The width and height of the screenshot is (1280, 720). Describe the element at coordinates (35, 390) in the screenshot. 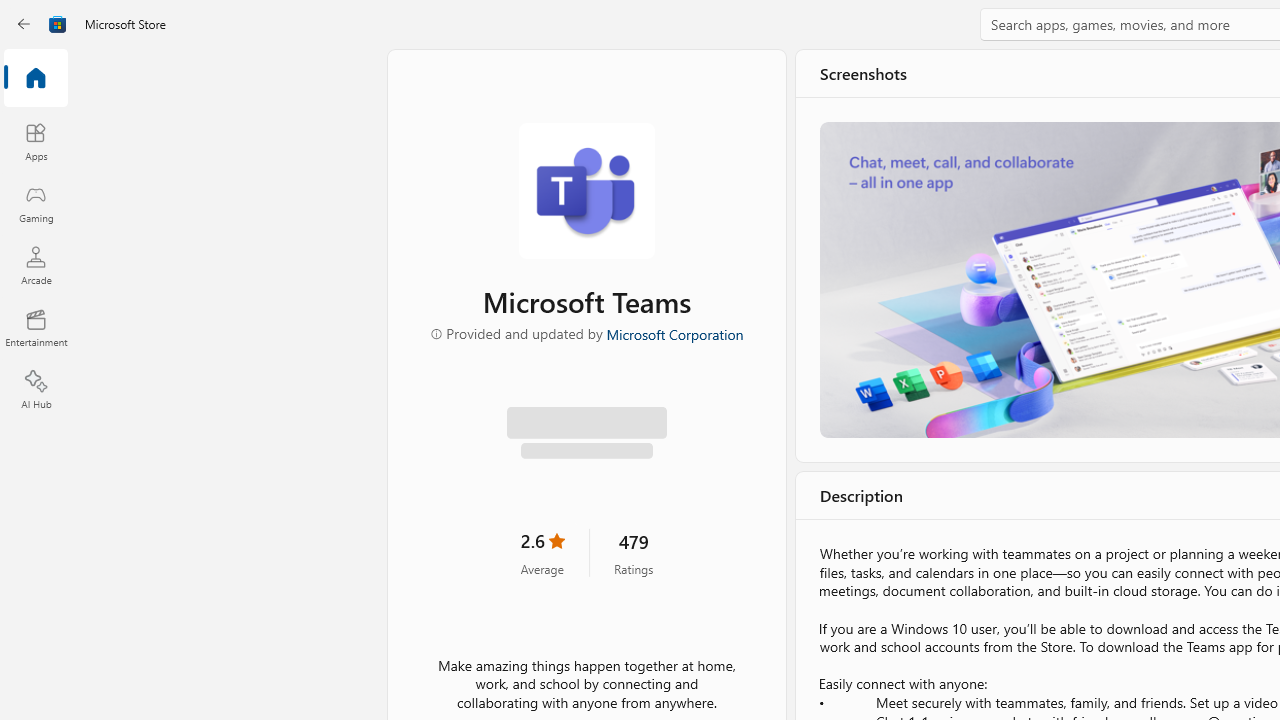

I see `'AI Hub'` at that location.